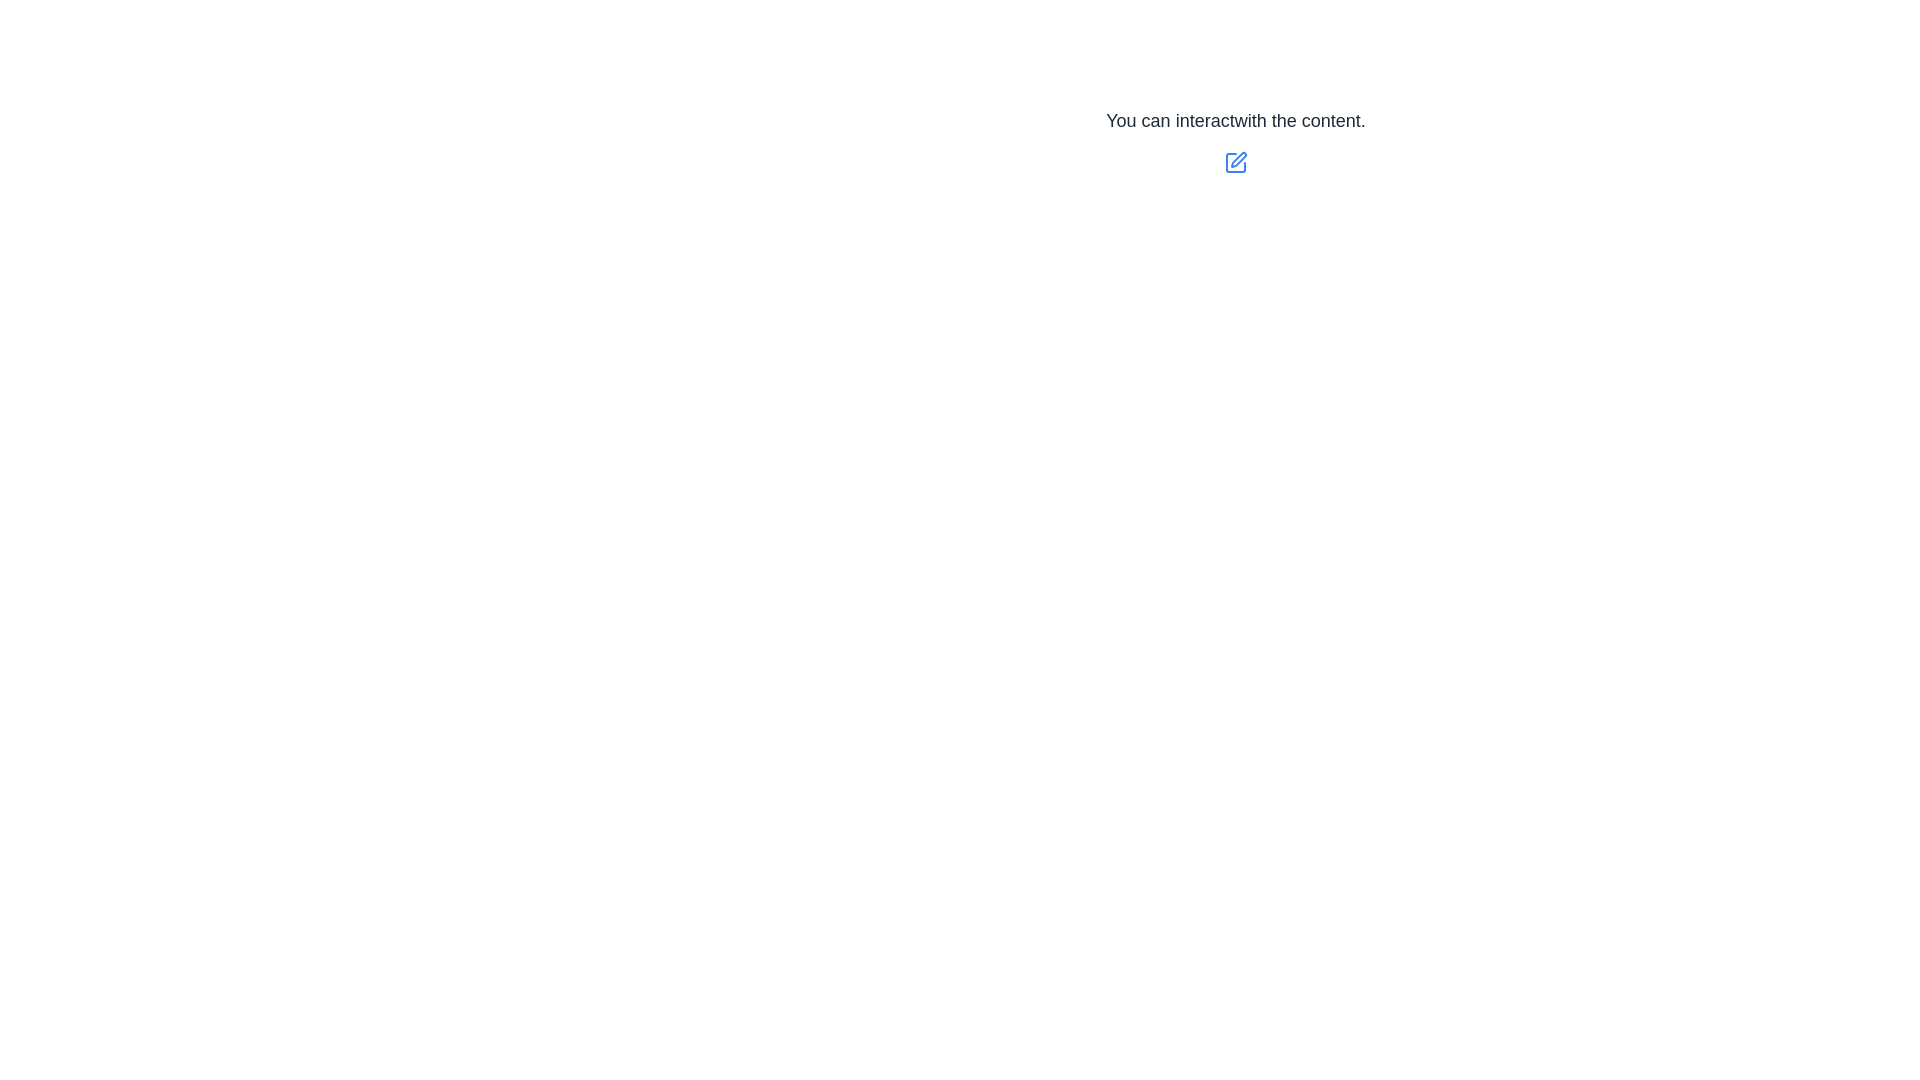 The image size is (1920, 1080). Describe the element at coordinates (1204, 120) in the screenshot. I see `the text element conveying information to the user, specifically the word 'interact' in the sentence 'You can interact with the content.'` at that location.